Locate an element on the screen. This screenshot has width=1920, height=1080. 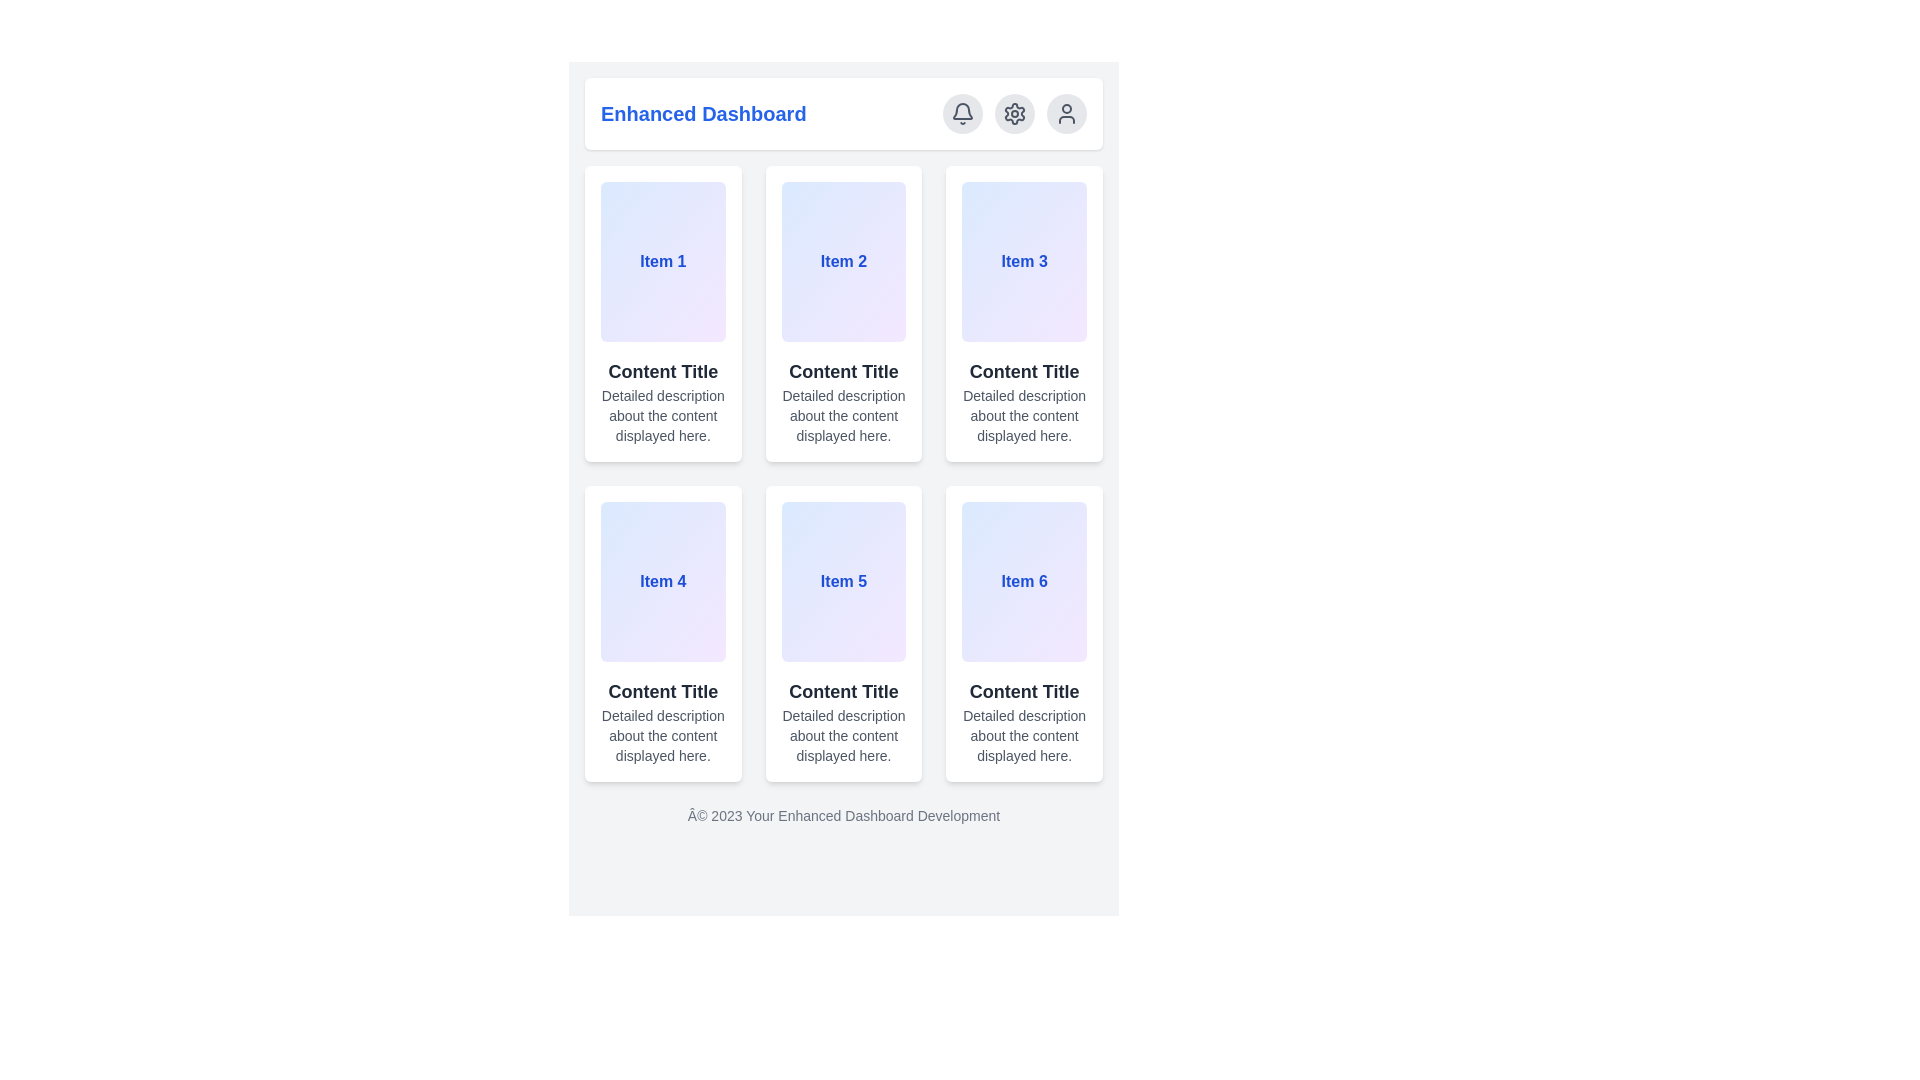
the Card or Item Box representing 'Item 5' located in the middle column of the second row in a 3x2 grid layout, positioned directly below 'Item 2' and above 'Content Title' is located at coordinates (844, 582).